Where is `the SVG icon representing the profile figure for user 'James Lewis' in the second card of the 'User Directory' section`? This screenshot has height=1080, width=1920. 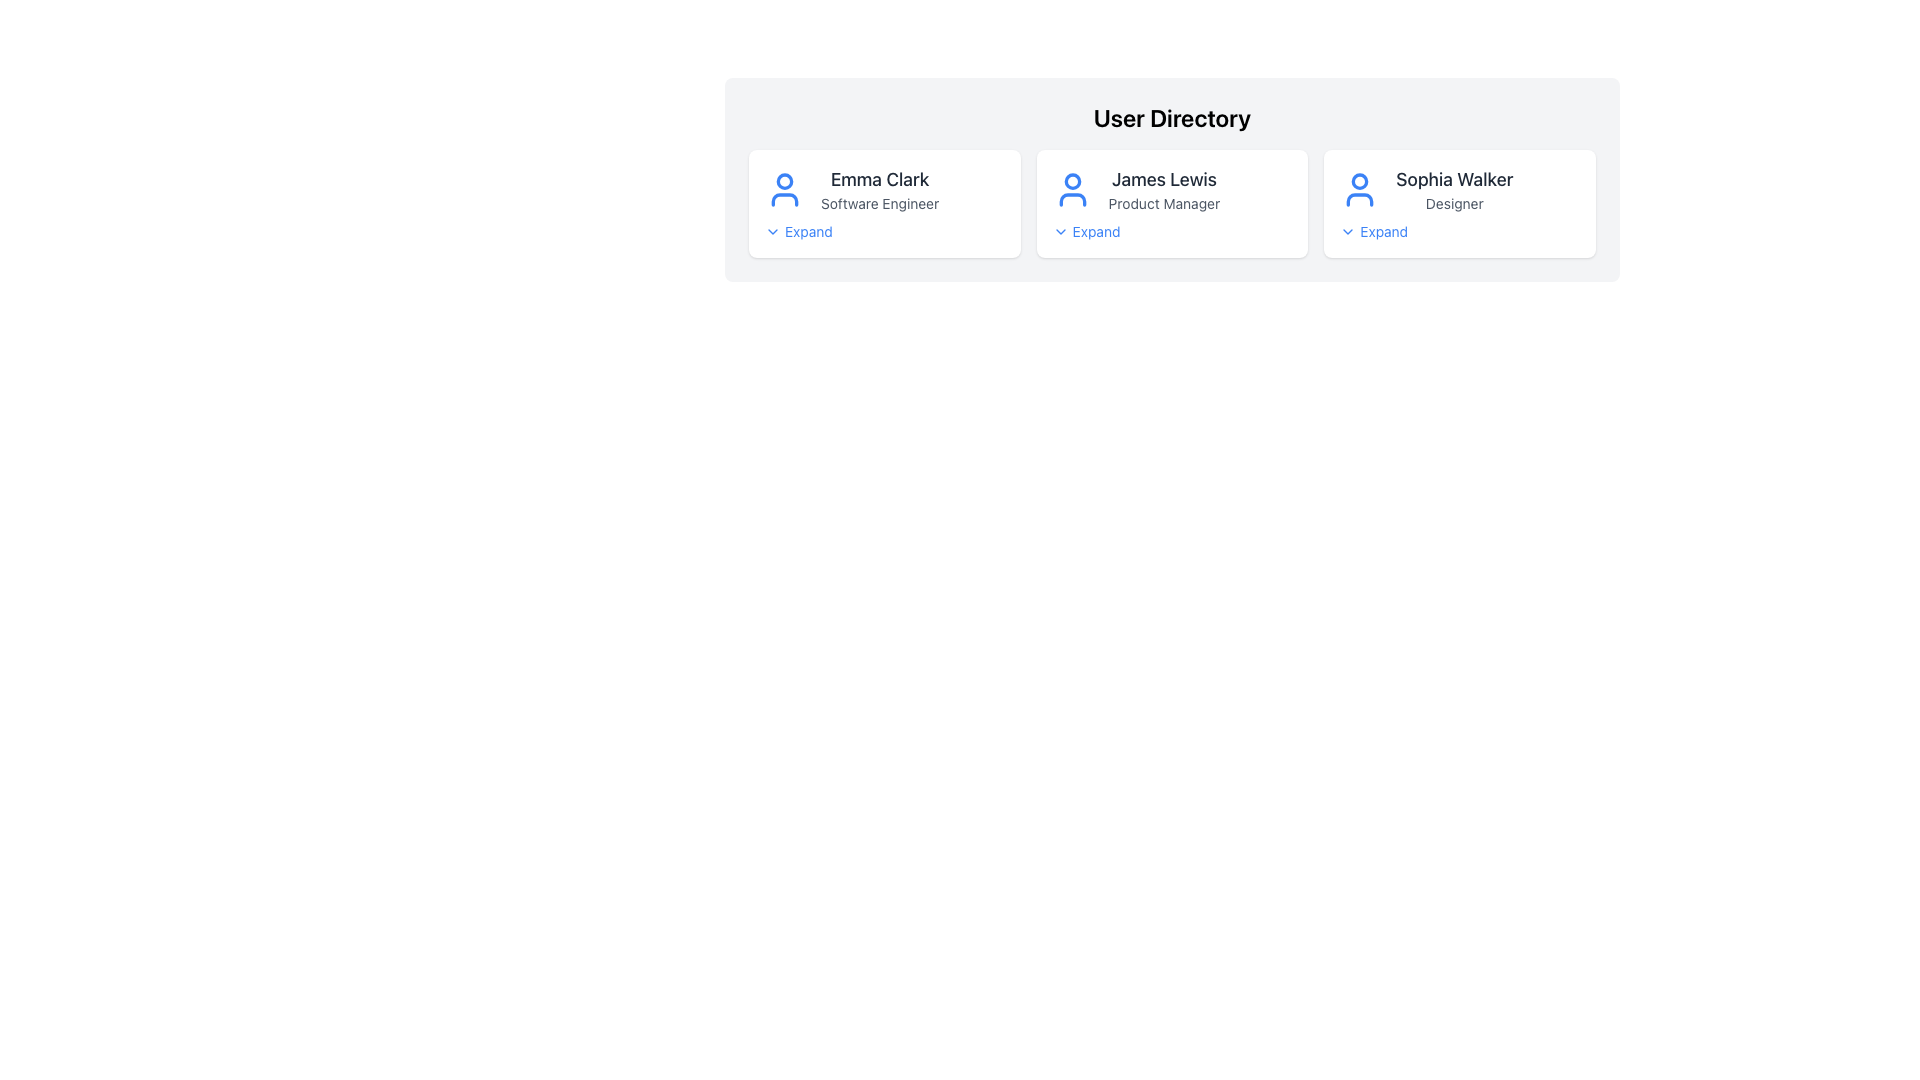 the SVG icon representing the profile figure for user 'James Lewis' in the second card of the 'User Directory' section is located at coordinates (1071, 200).